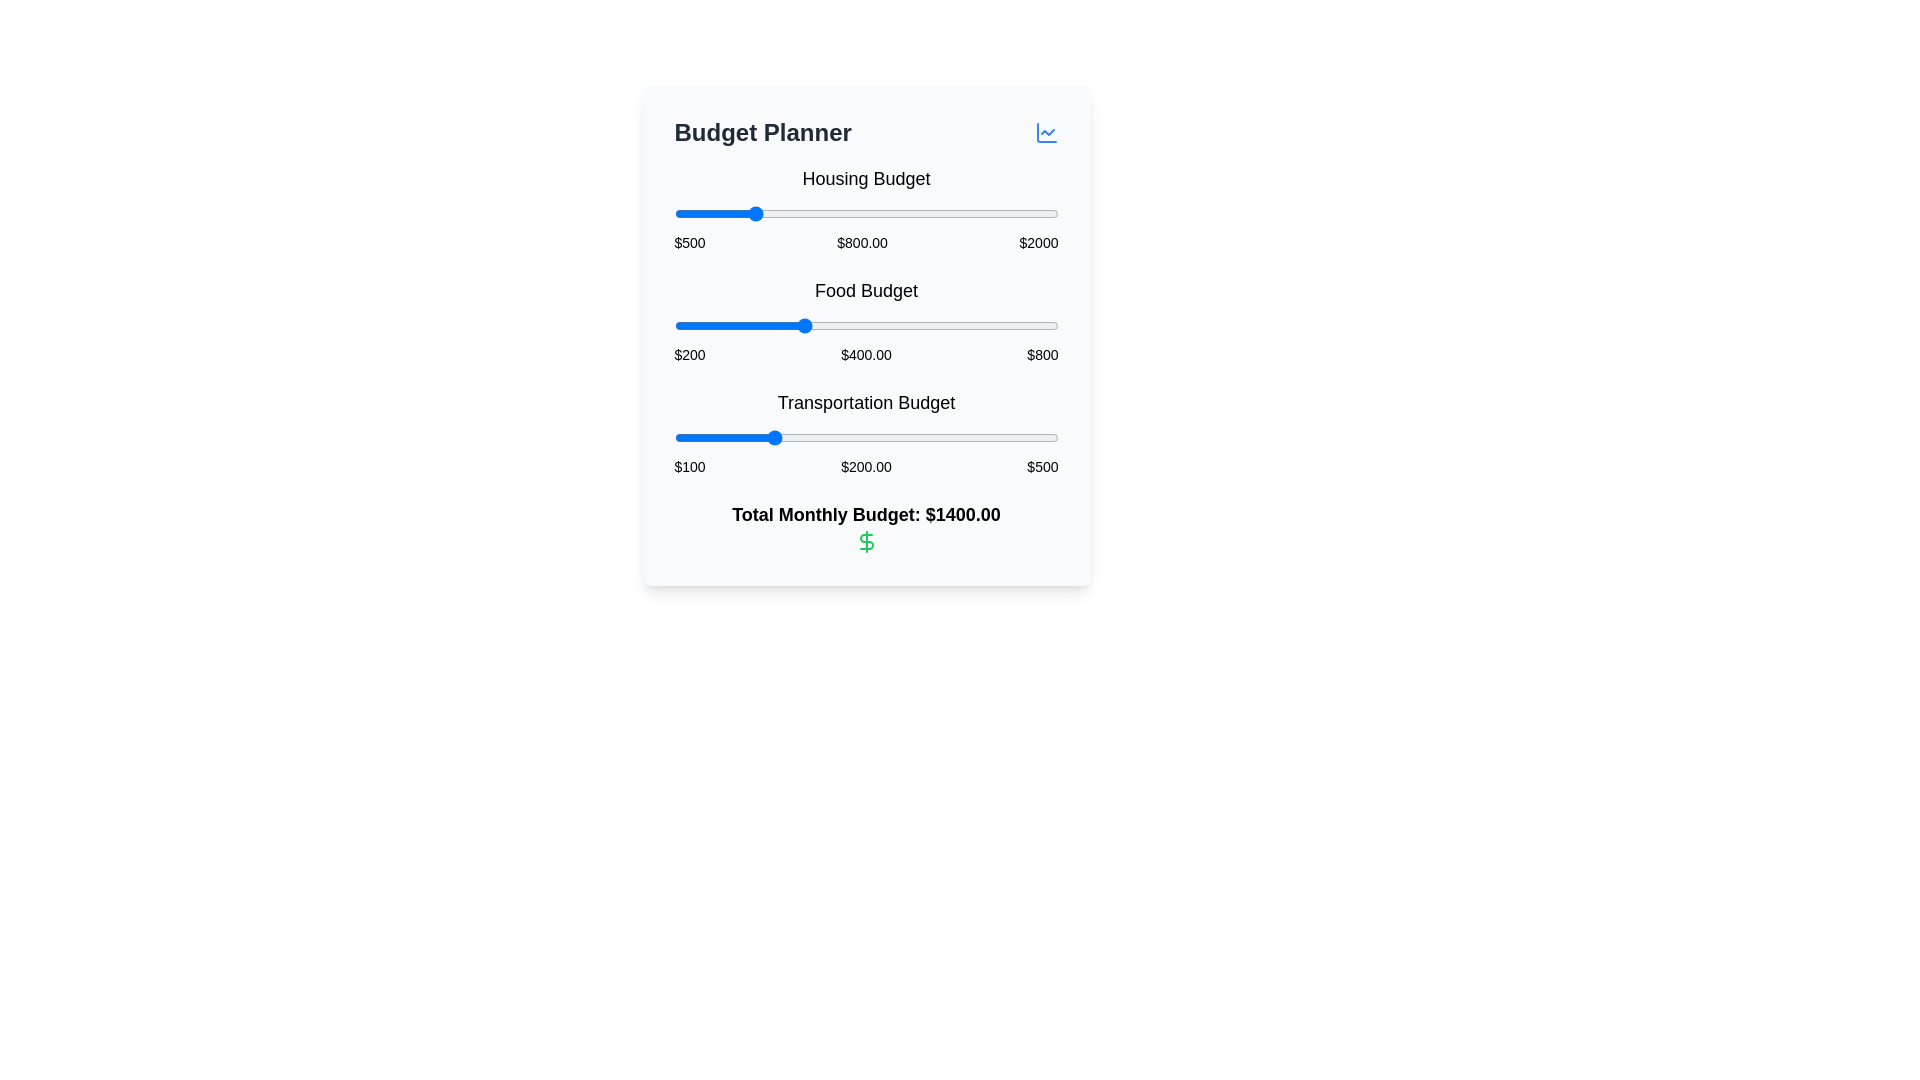  Describe the element at coordinates (783, 325) in the screenshot. I see `the Food Budget slider` at that location.